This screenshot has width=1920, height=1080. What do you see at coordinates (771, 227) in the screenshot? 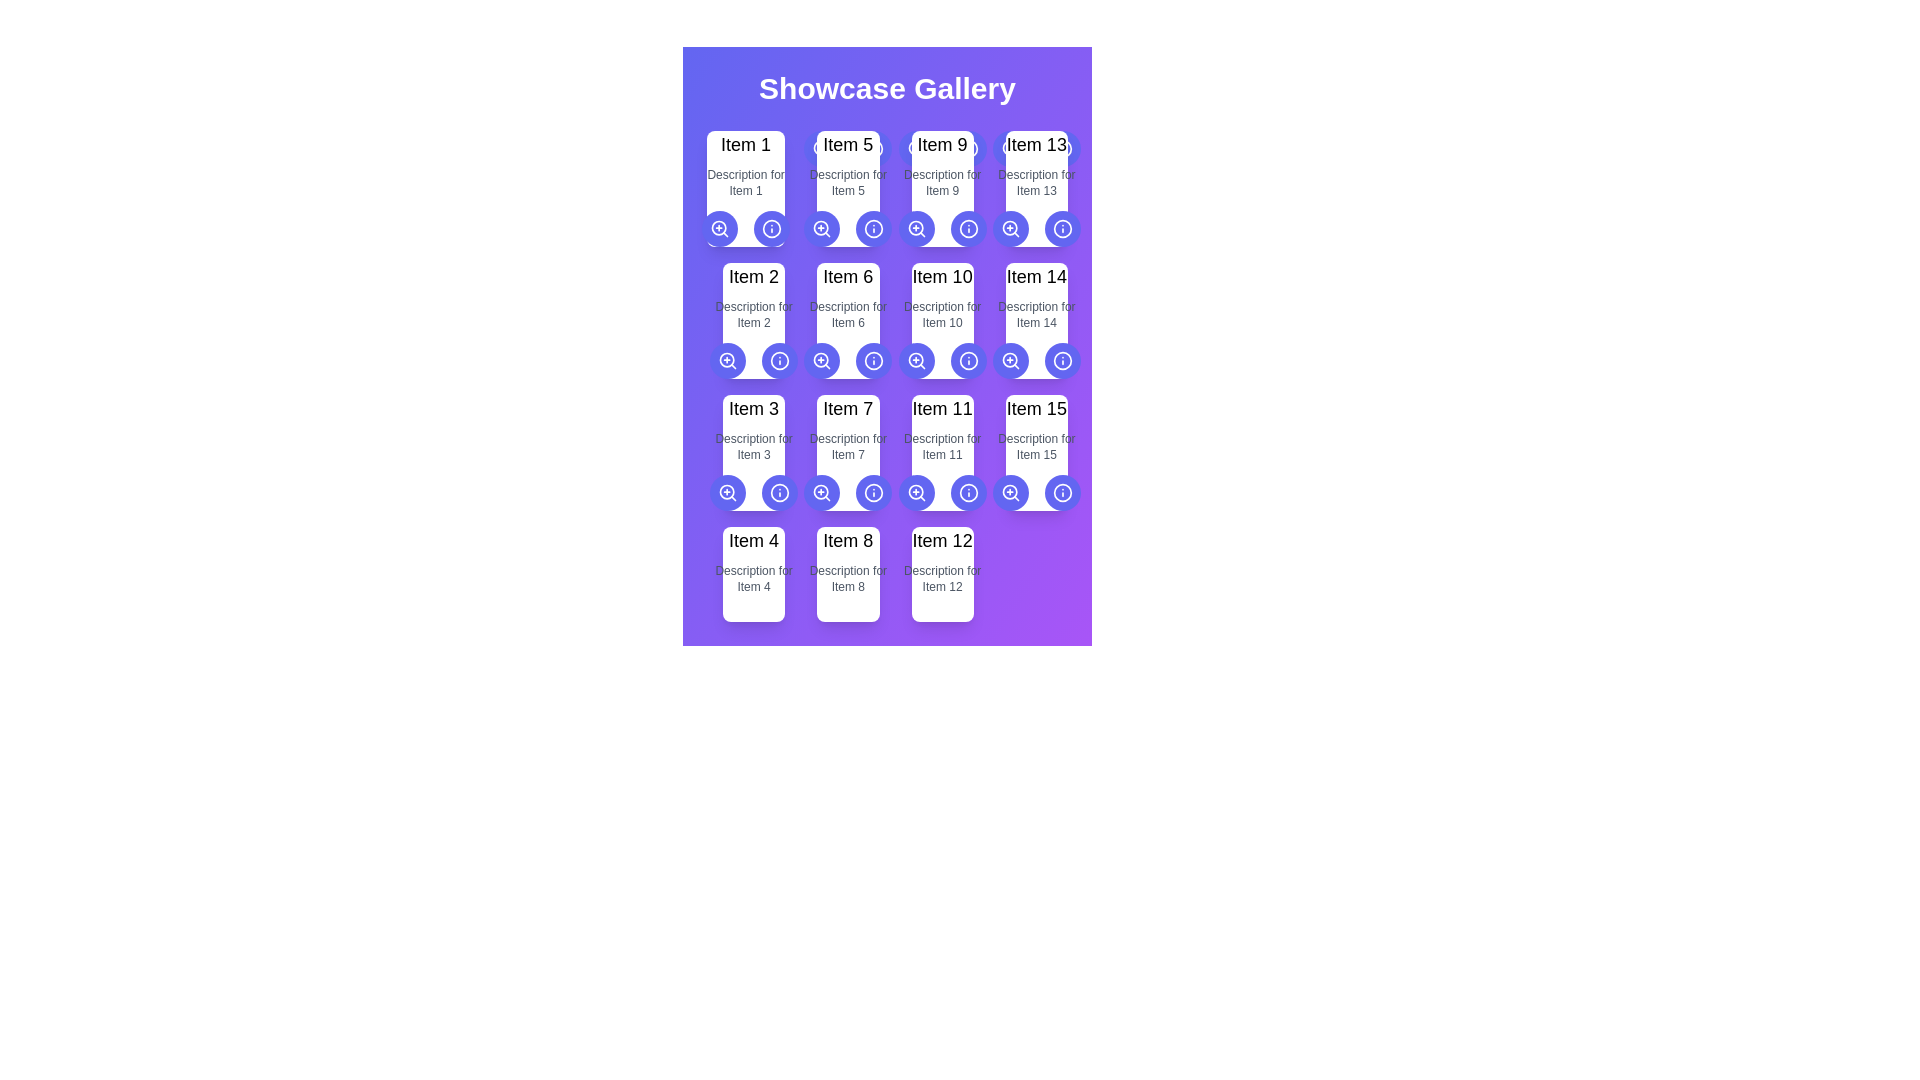
I see `the circular shape within the SVG graphic associated with the icon for 'Item 5' in the second column and first row of the grid layout` at bounding box center [771, 227].